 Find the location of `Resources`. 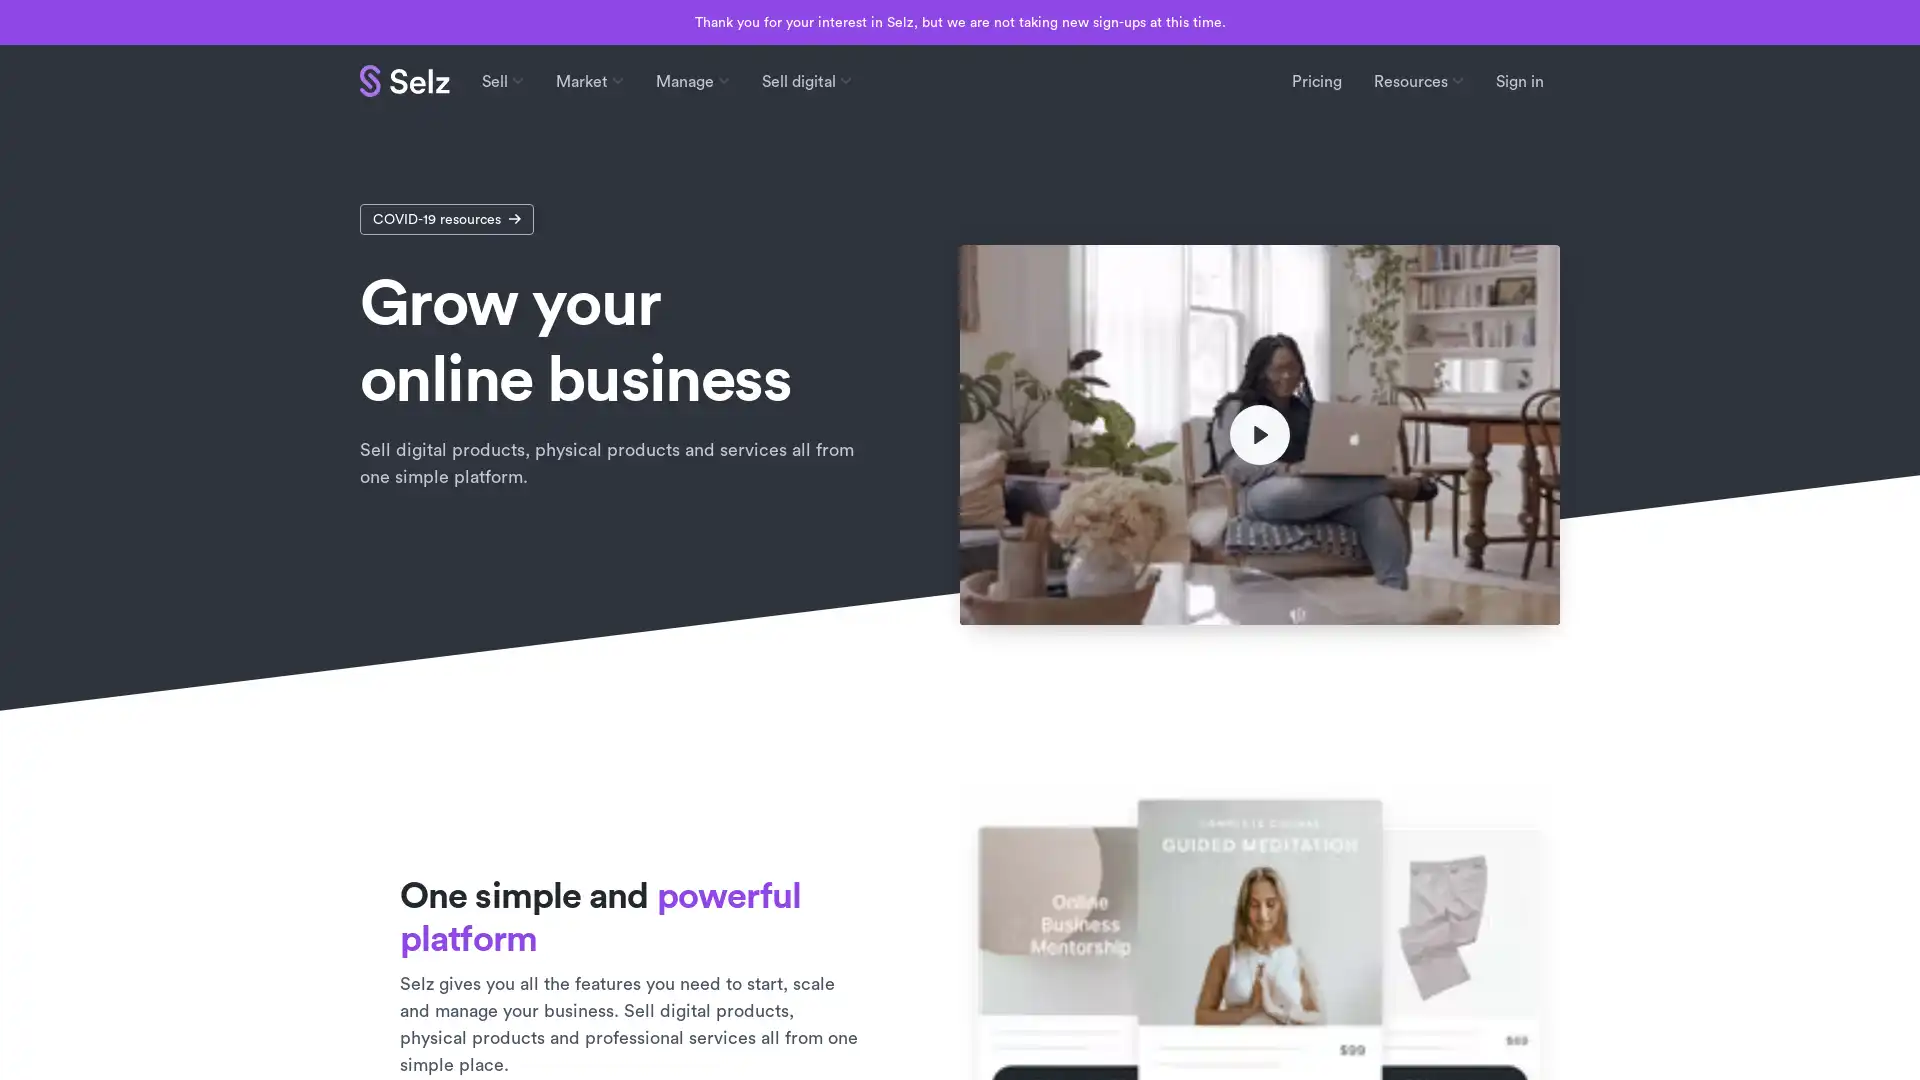

Resources is located at coordinates (1418, 80).